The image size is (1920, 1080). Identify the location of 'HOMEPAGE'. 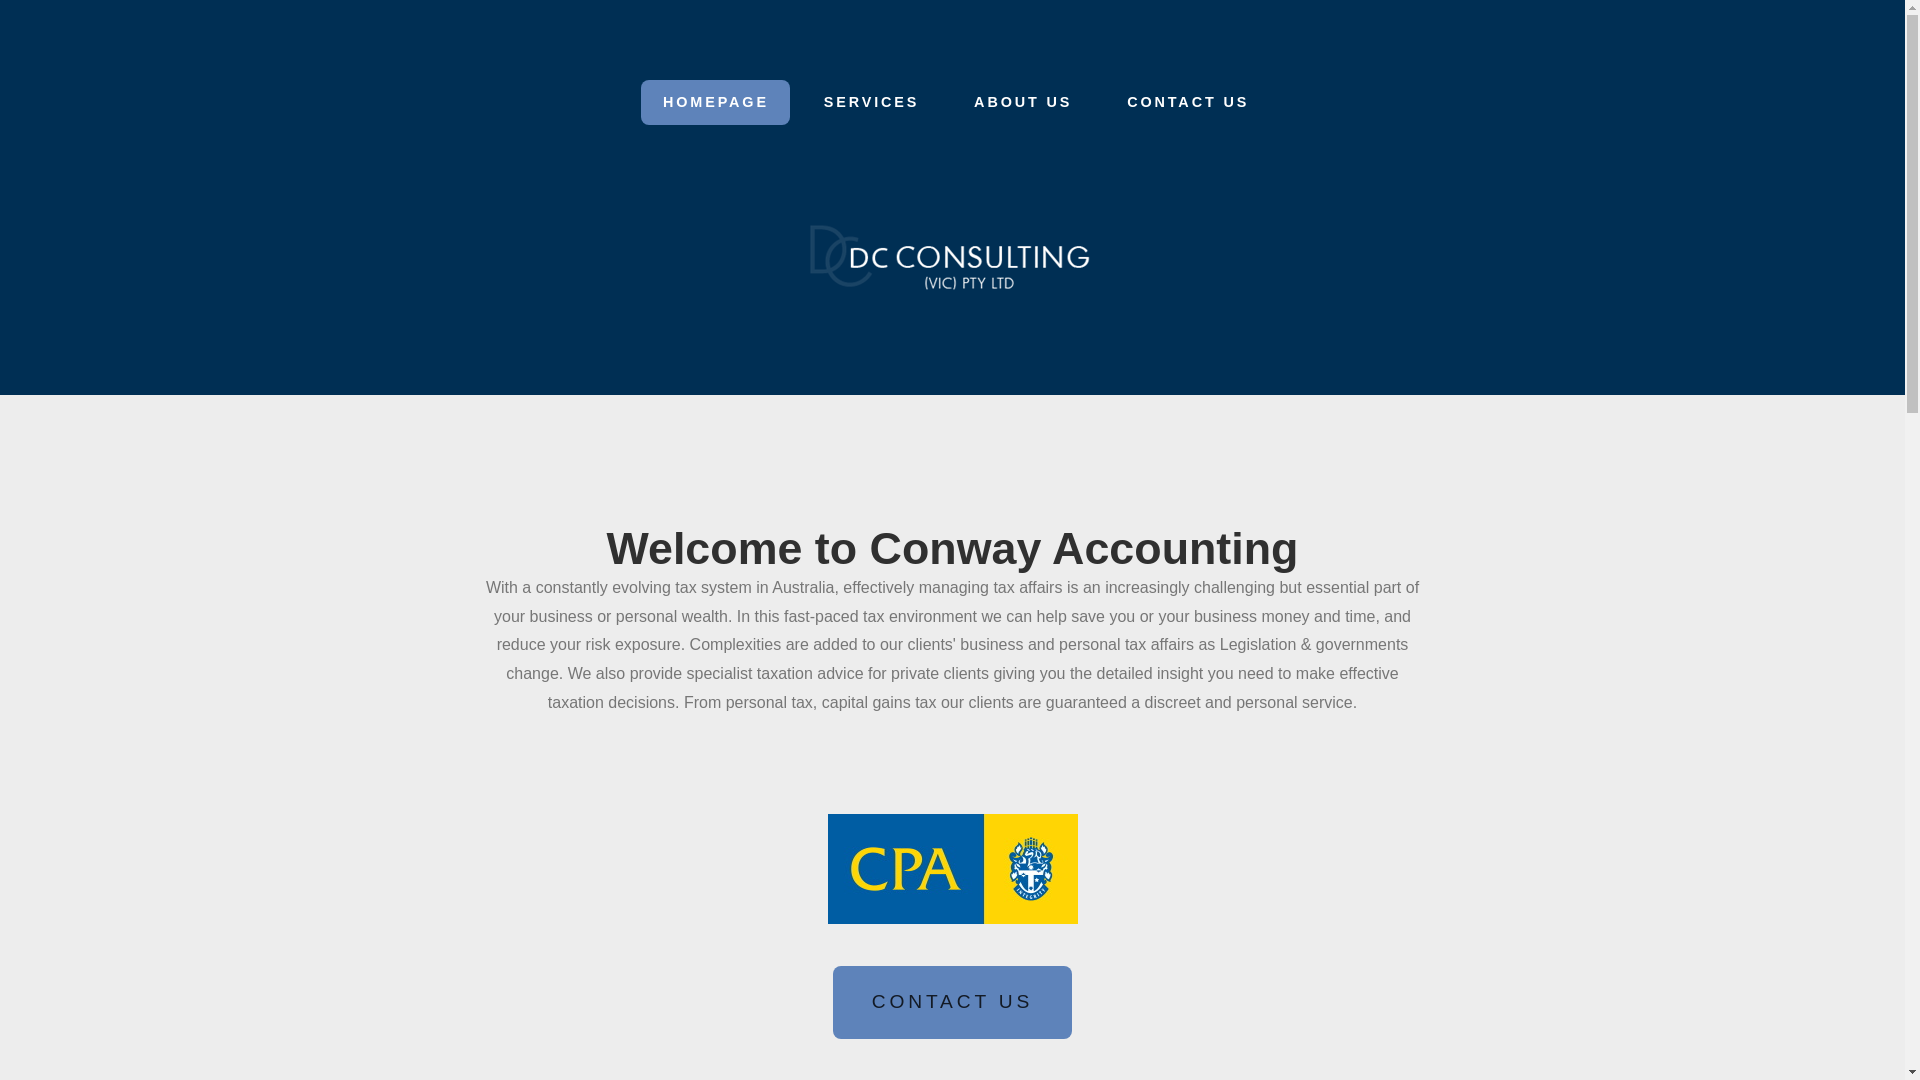
(715, 102).